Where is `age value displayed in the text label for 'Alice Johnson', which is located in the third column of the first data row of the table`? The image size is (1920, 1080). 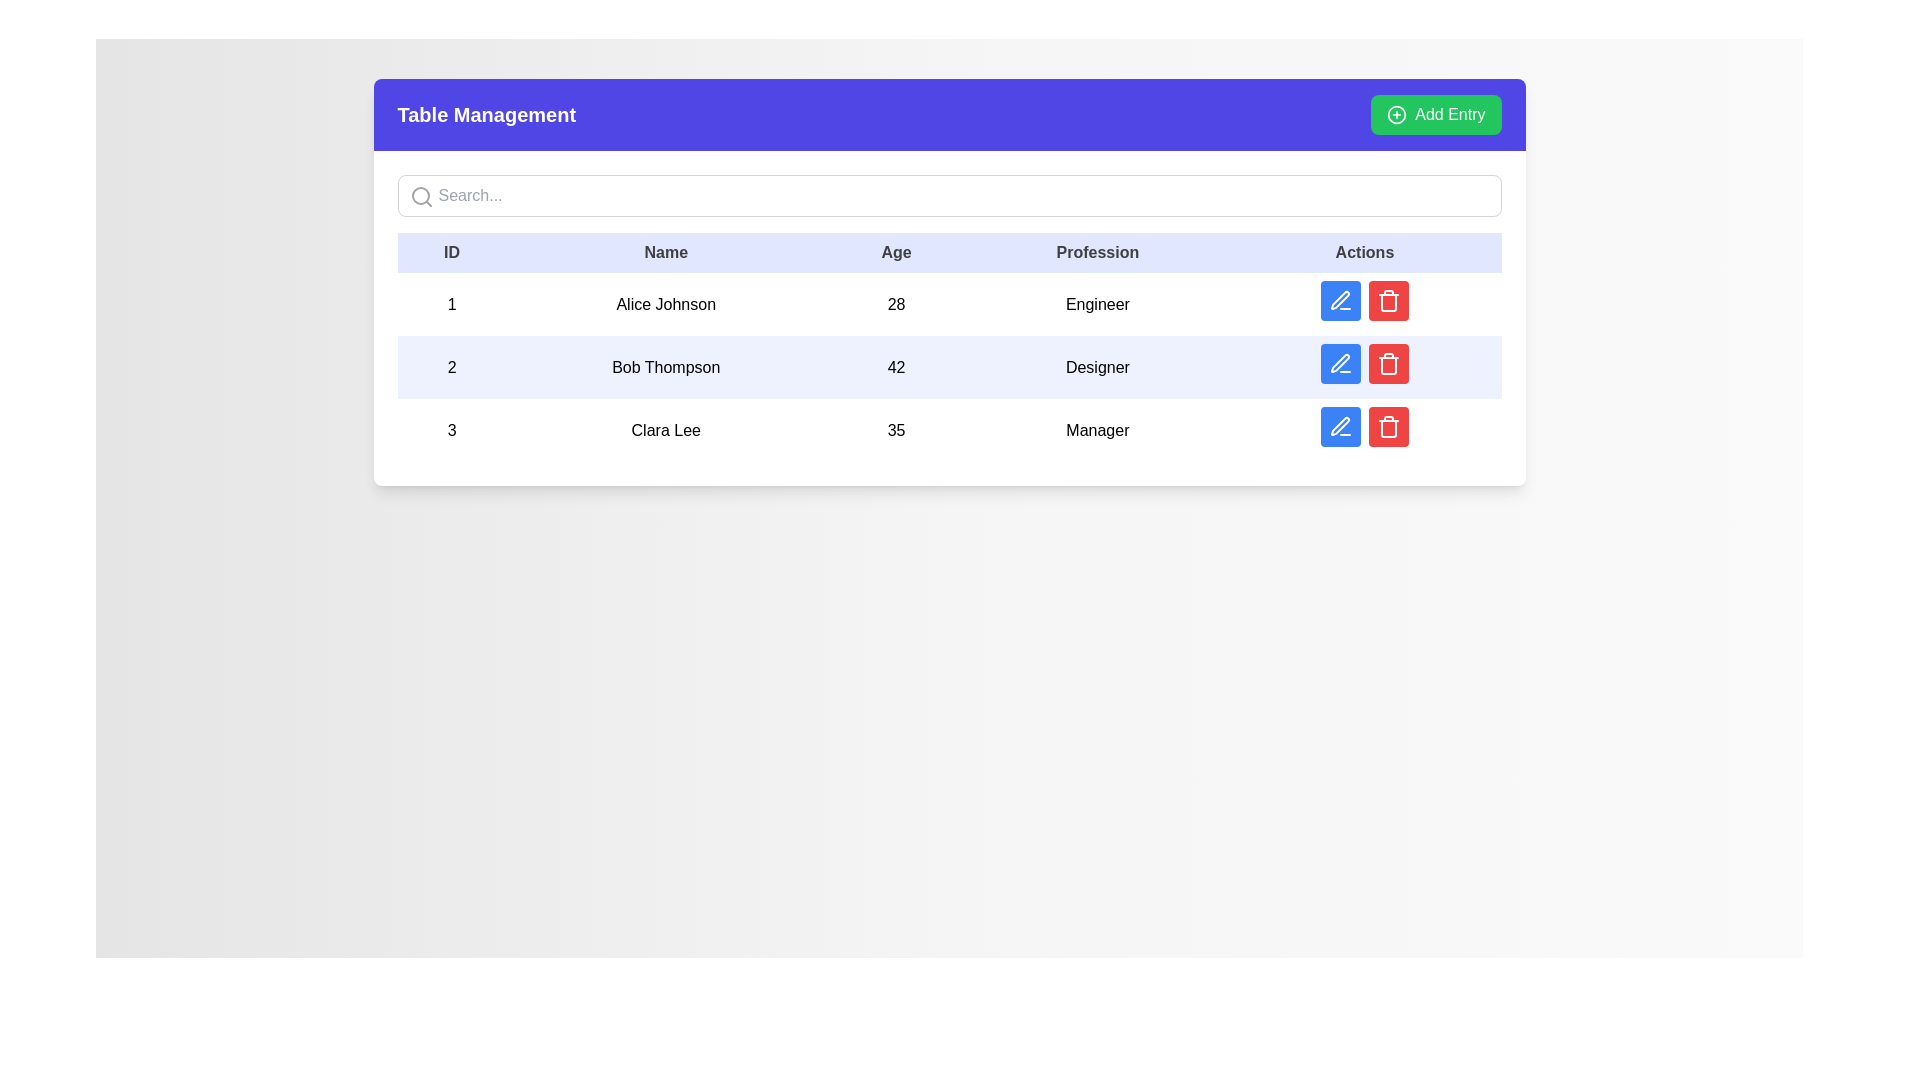 age value displayed in the text label for 'Alice Johnson', which is located in the third column of the first data row of the table is located at coordinates (895, 304).